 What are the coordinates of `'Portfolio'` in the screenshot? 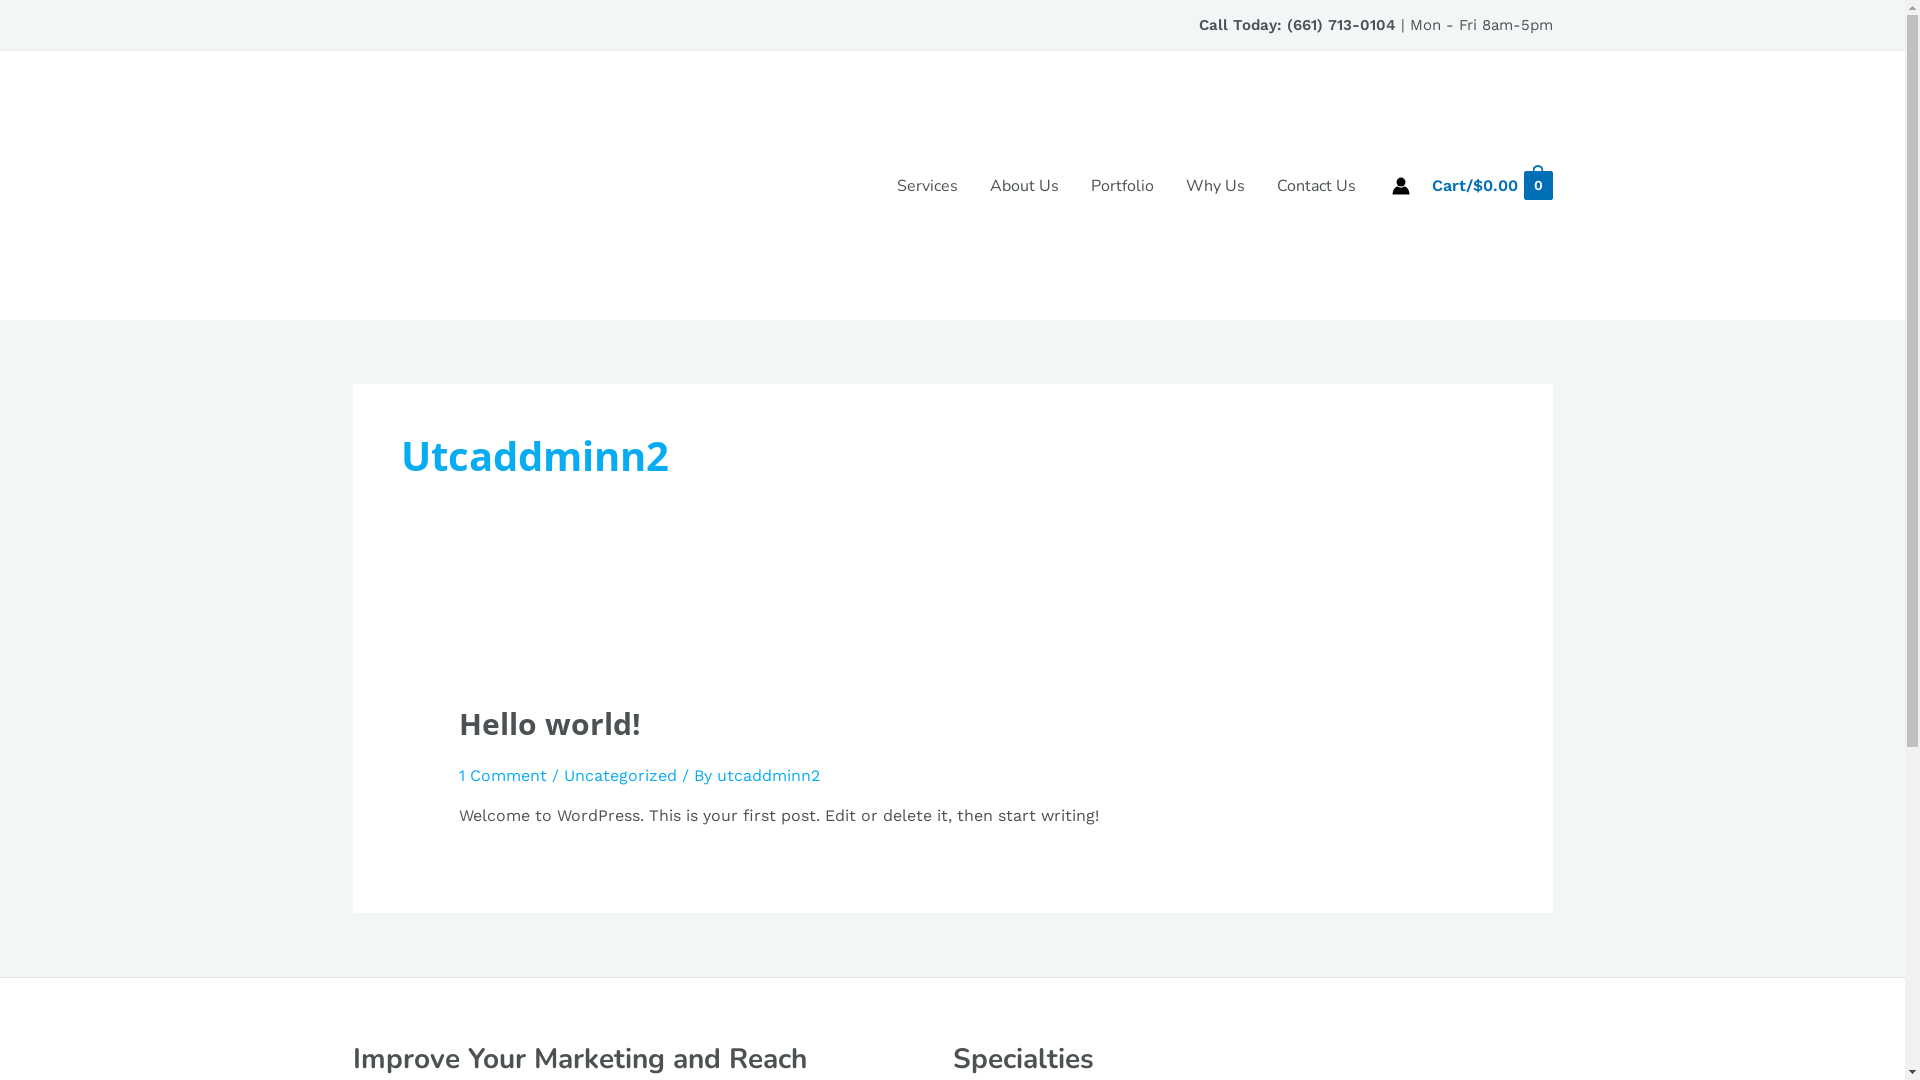 It's located at (1122, 185).